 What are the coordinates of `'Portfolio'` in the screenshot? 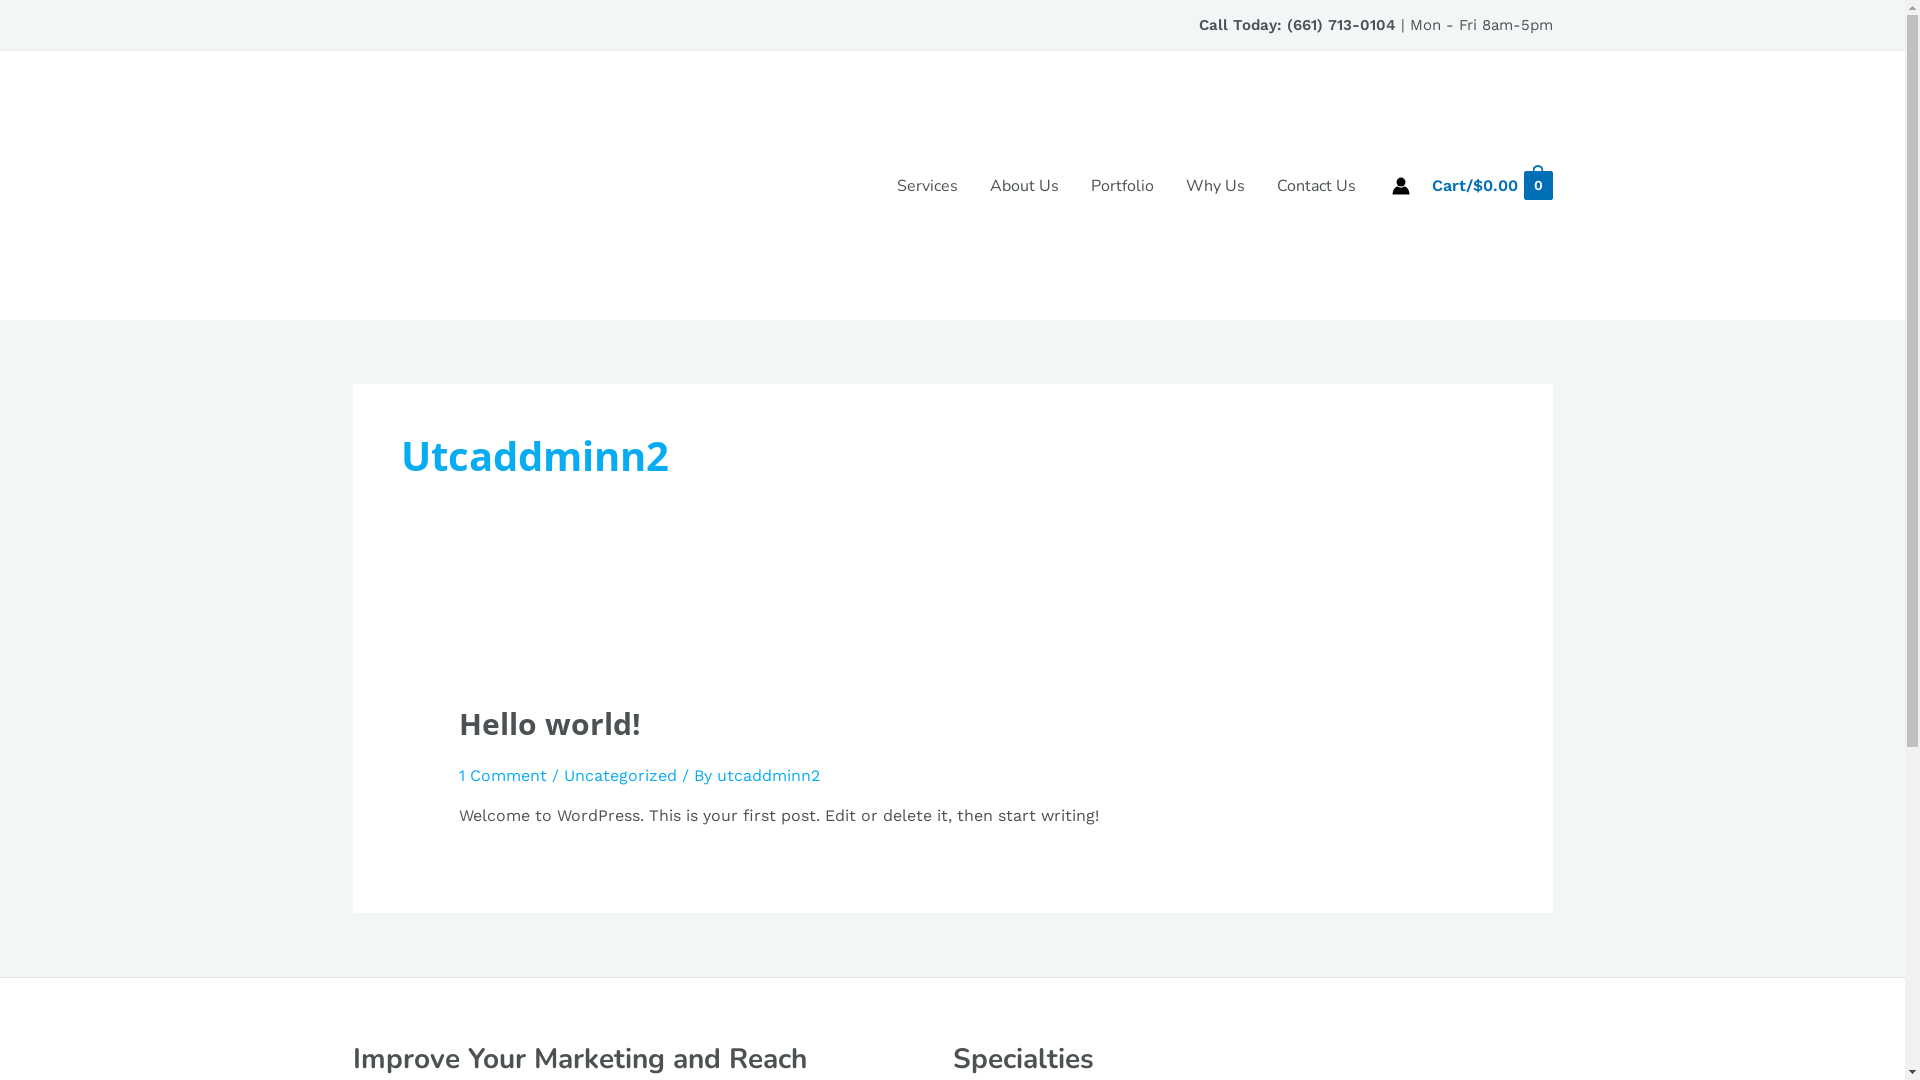 It's located at (1122, 185).